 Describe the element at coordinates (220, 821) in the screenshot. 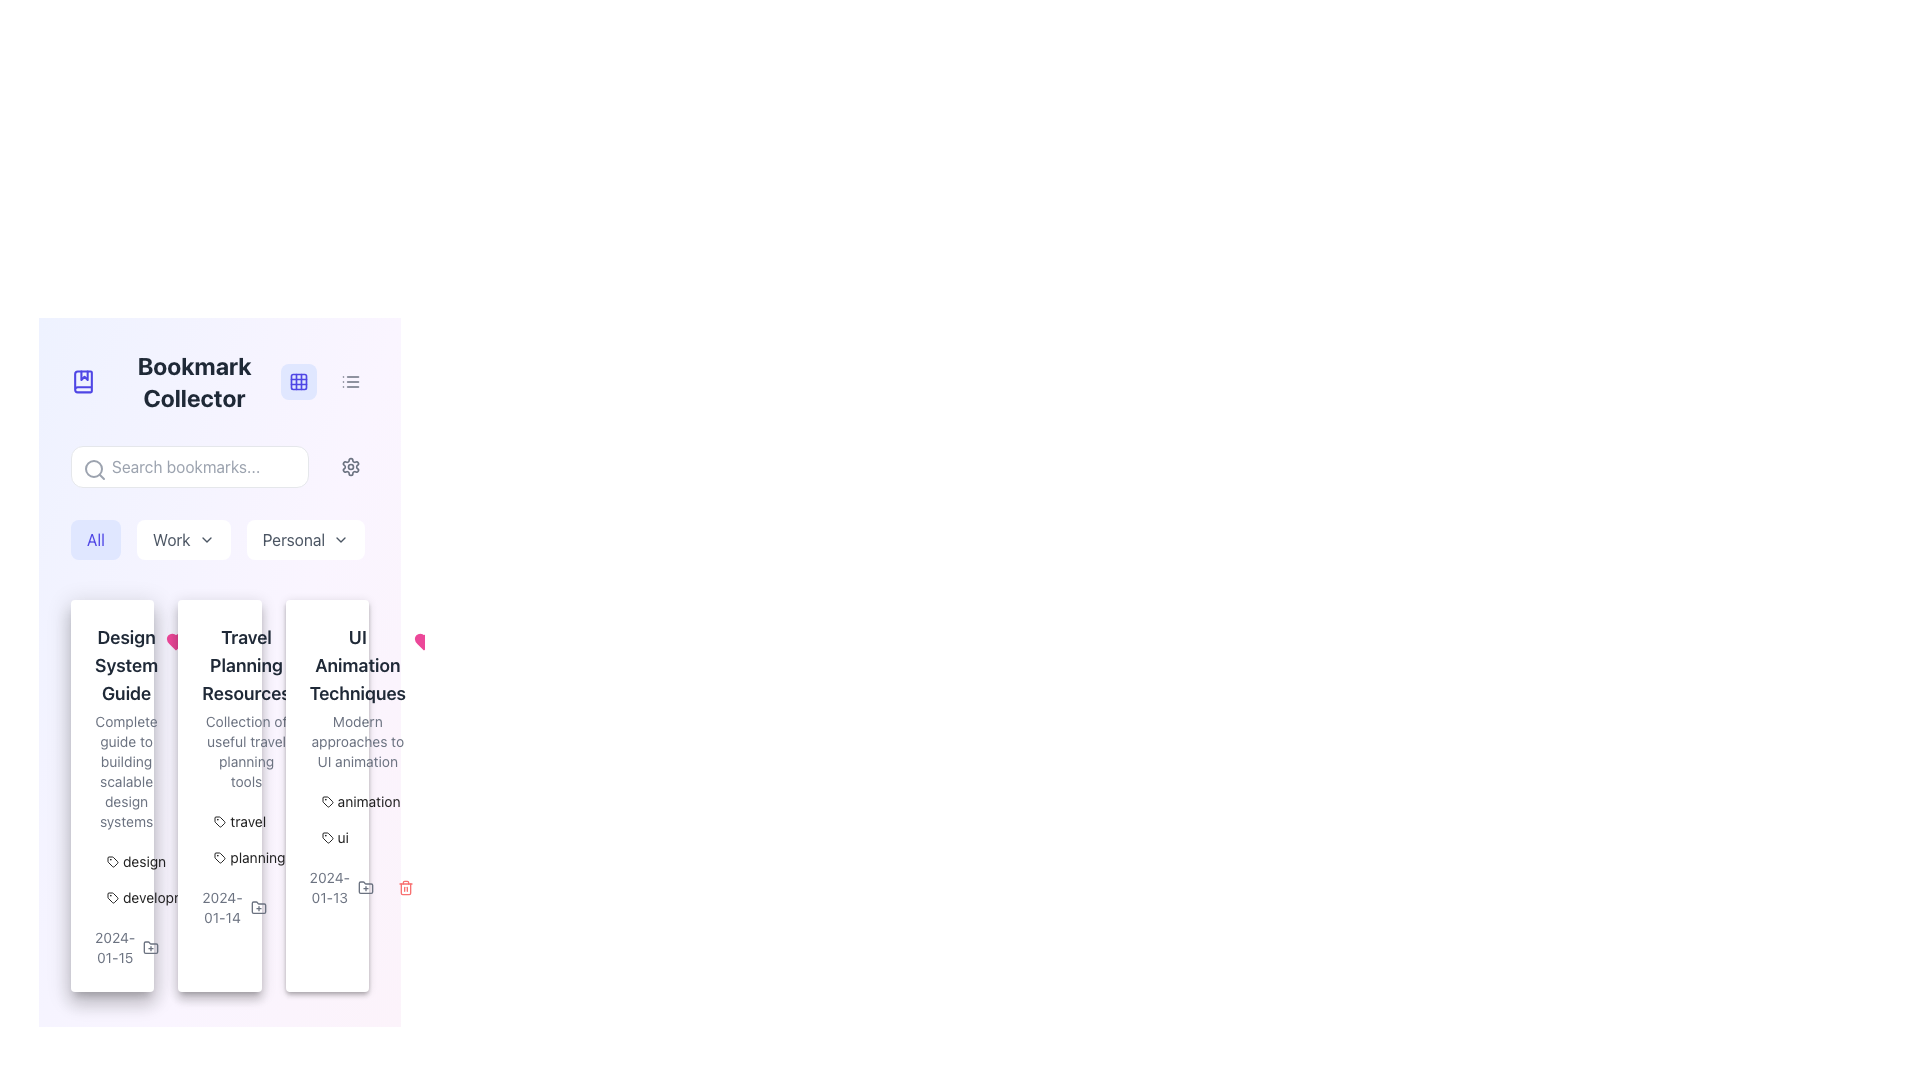

I see `the tag icon element located below the title text of the second card in a vertical scrolling UI` at that location.